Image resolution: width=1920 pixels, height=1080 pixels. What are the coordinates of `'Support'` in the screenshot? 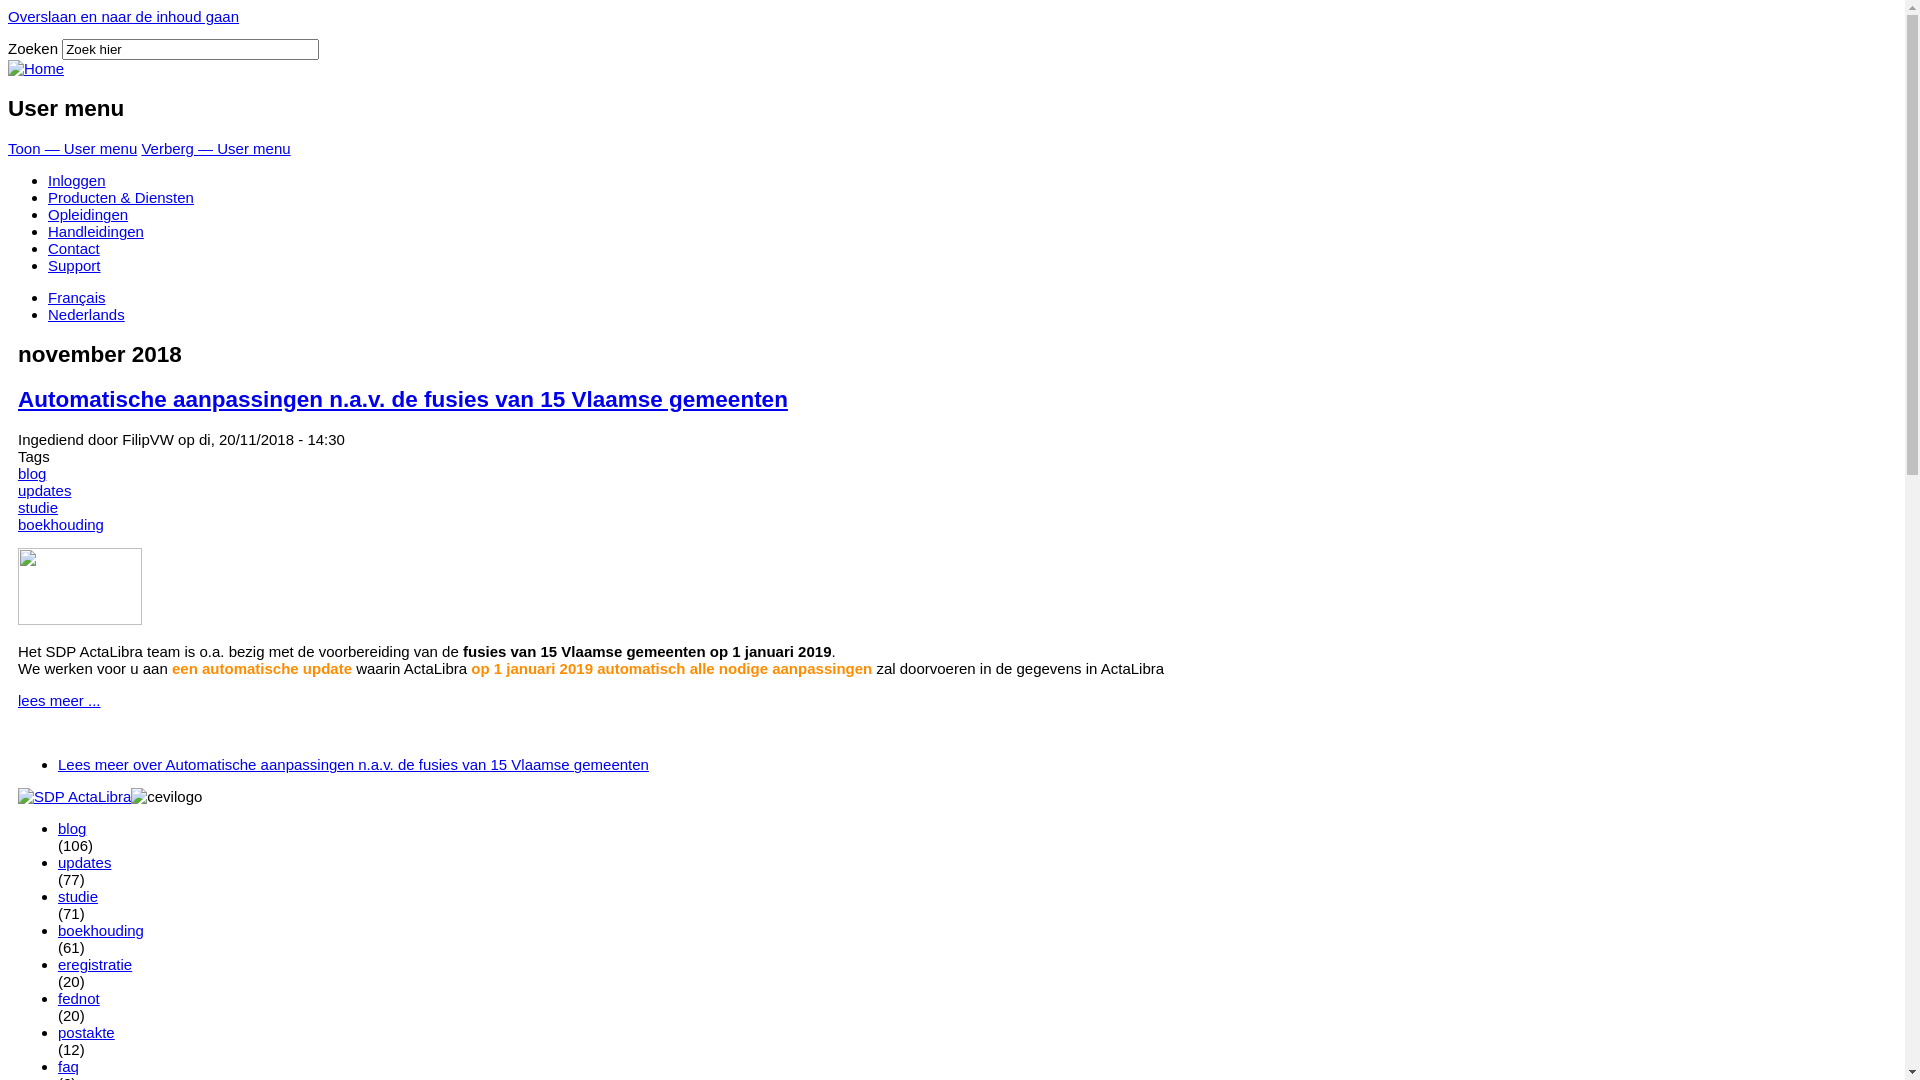 It's located at (74, 264).